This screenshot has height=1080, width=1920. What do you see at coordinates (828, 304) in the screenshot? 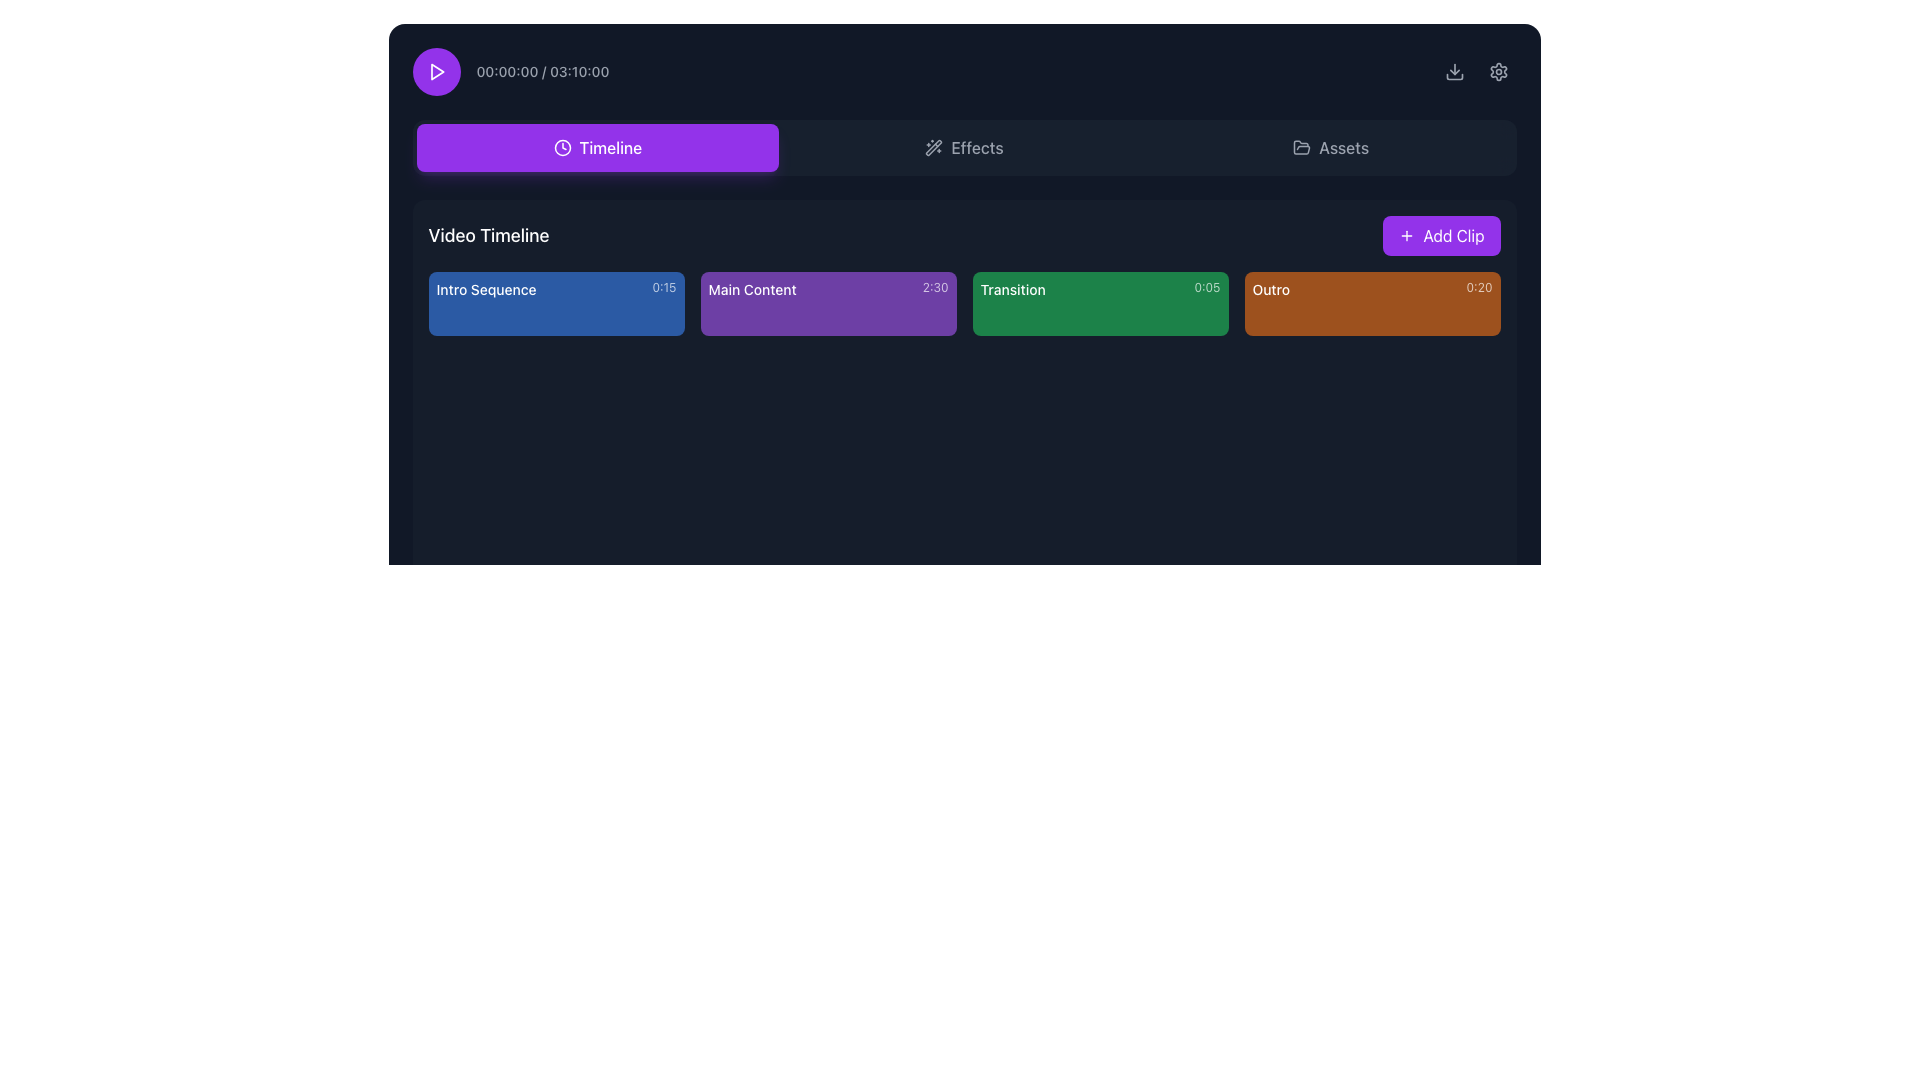
I see `the purple timeline segment block labeled 'Main Content' and '2:30'` at bounding box center [828, 304].